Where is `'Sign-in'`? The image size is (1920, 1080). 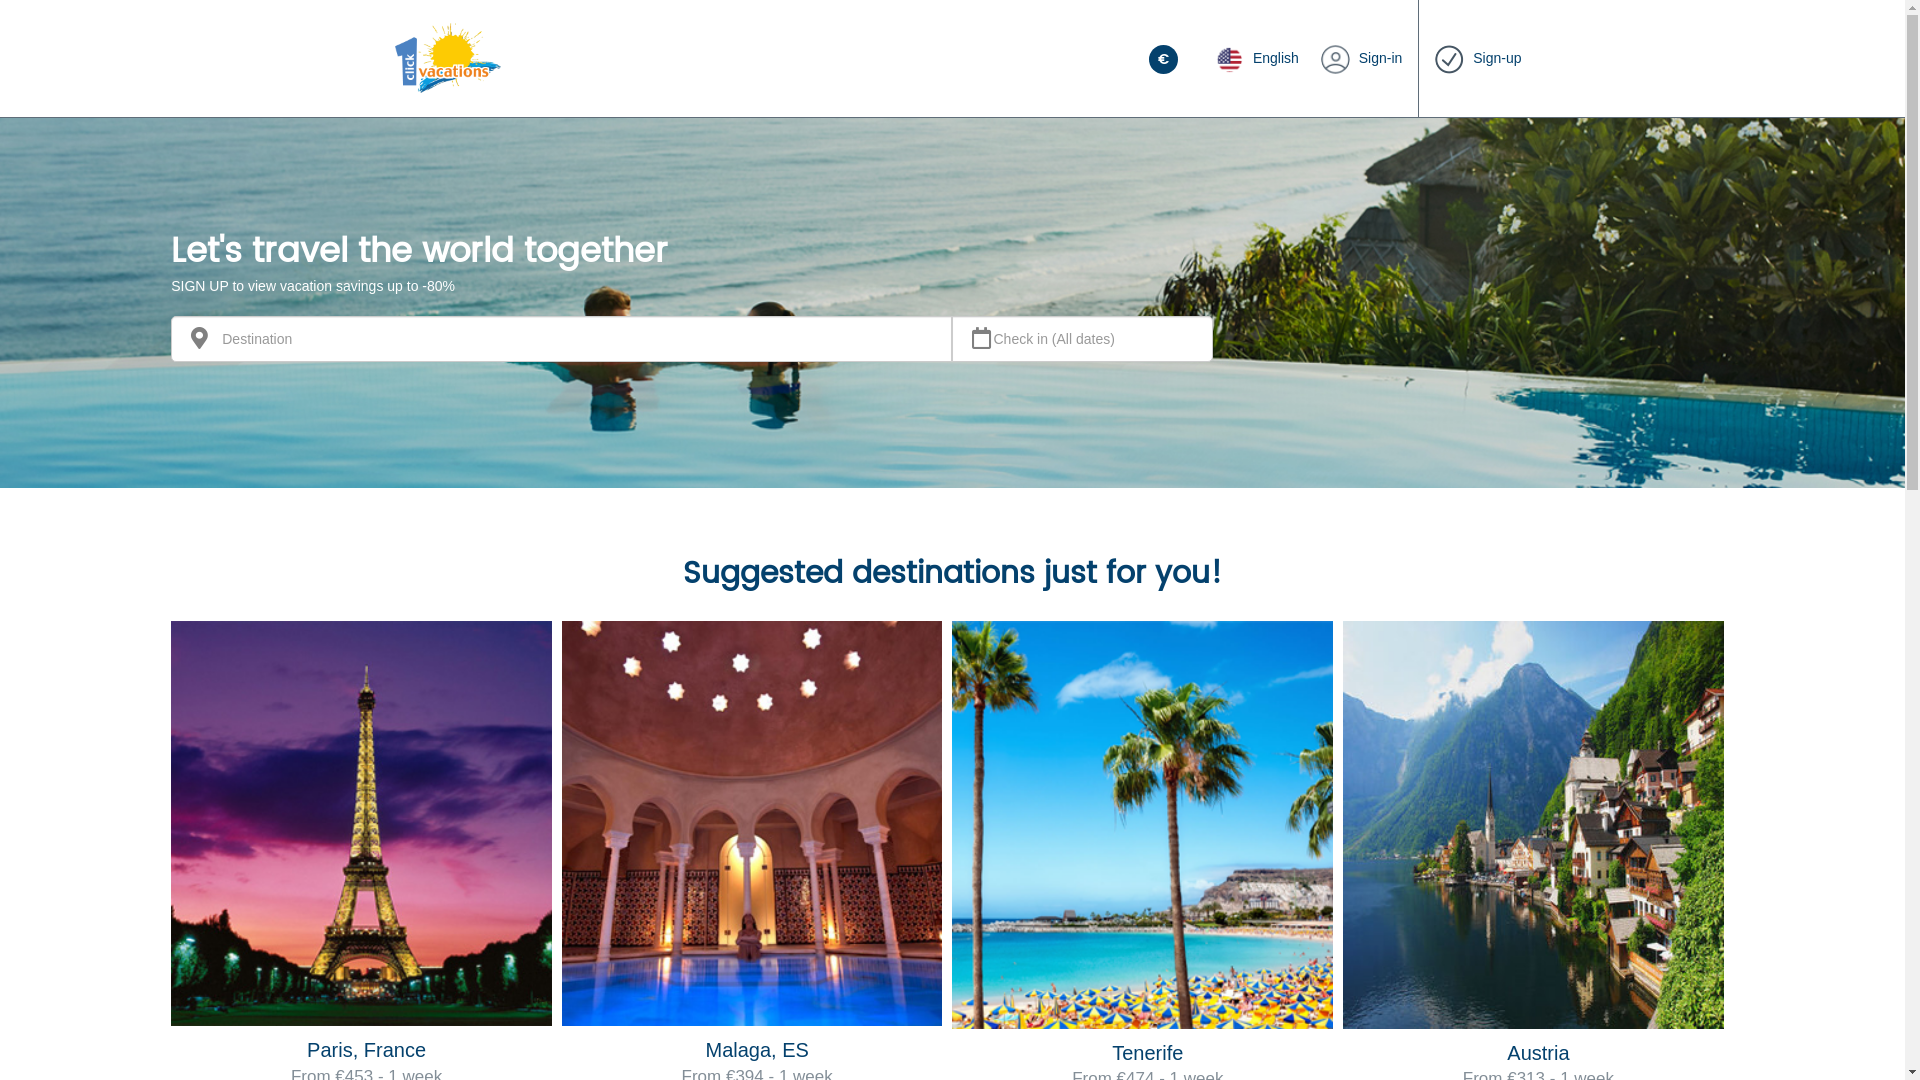 'Sign-in' is located at coordinates (1360, 57).